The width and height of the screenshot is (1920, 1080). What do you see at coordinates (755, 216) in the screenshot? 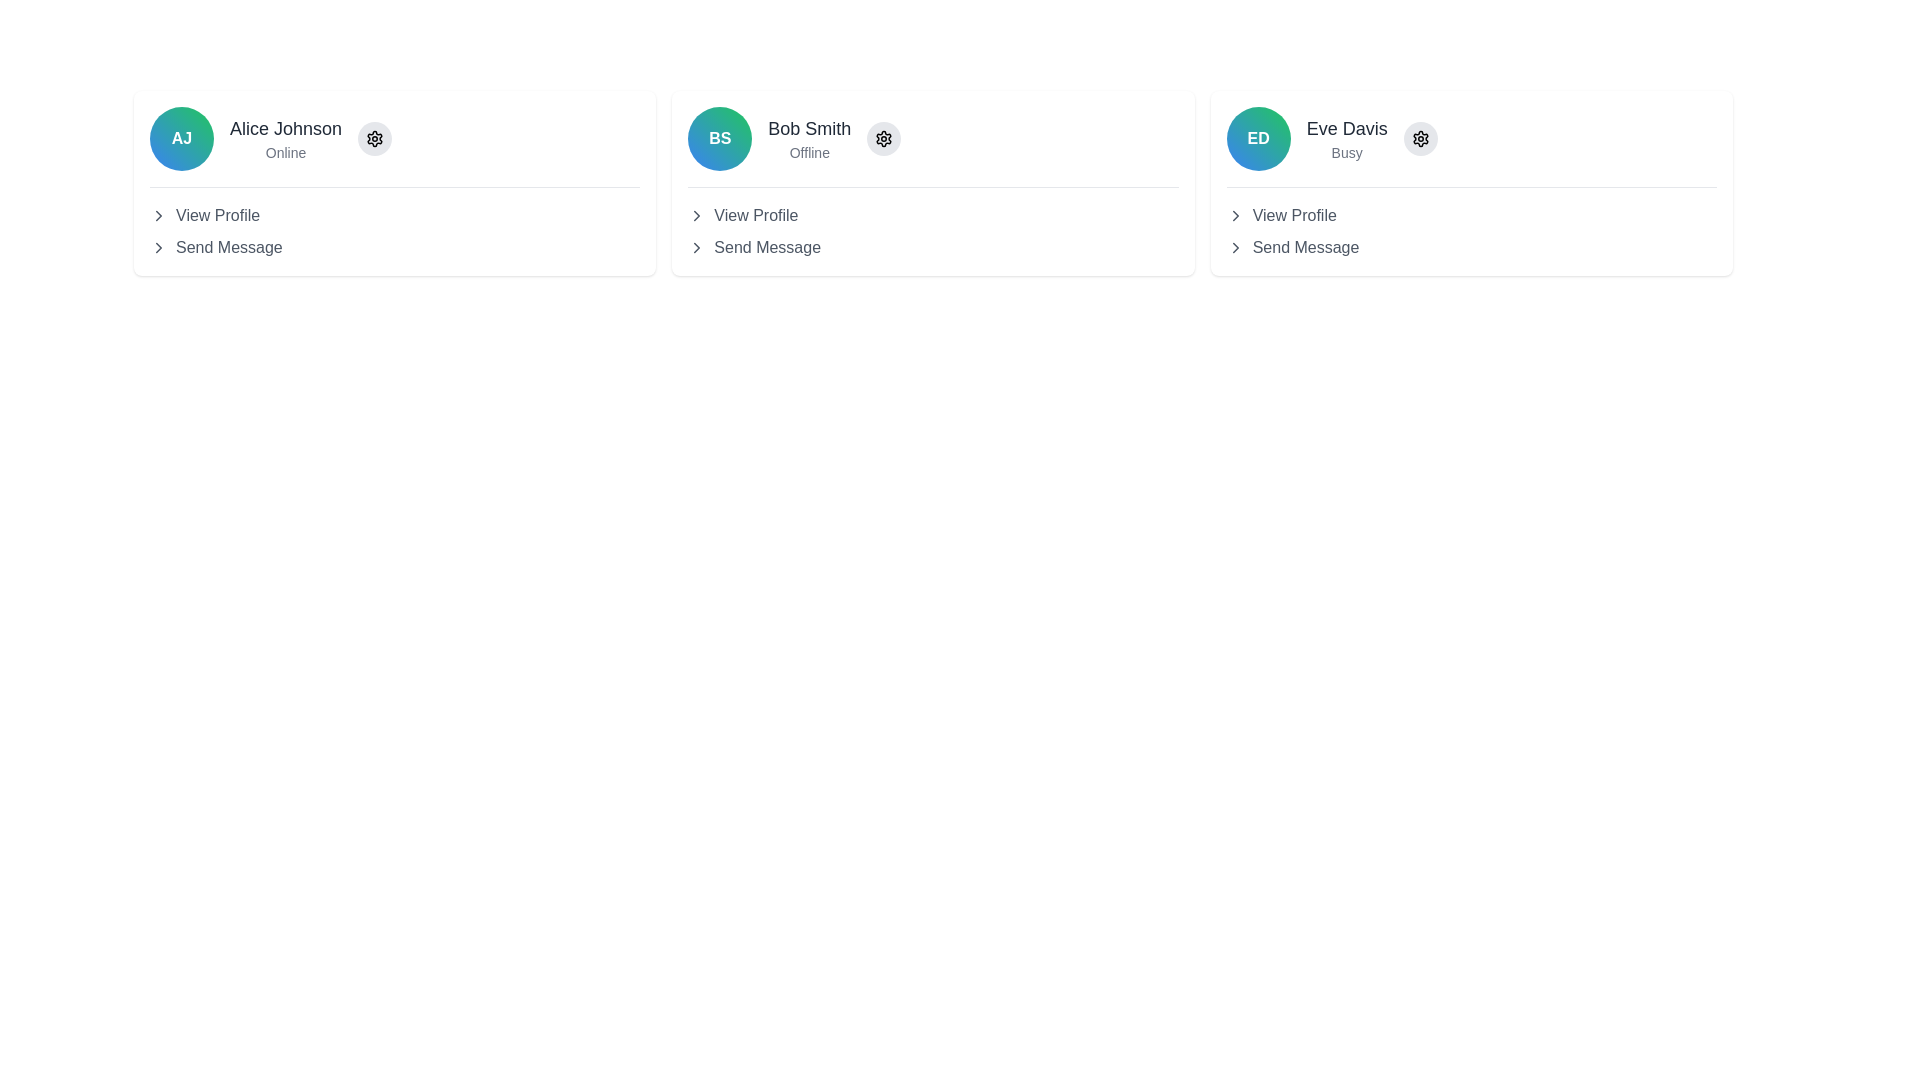
I see `the clickable text label for 'Bob Smith'` at bounding box center [755, 216].